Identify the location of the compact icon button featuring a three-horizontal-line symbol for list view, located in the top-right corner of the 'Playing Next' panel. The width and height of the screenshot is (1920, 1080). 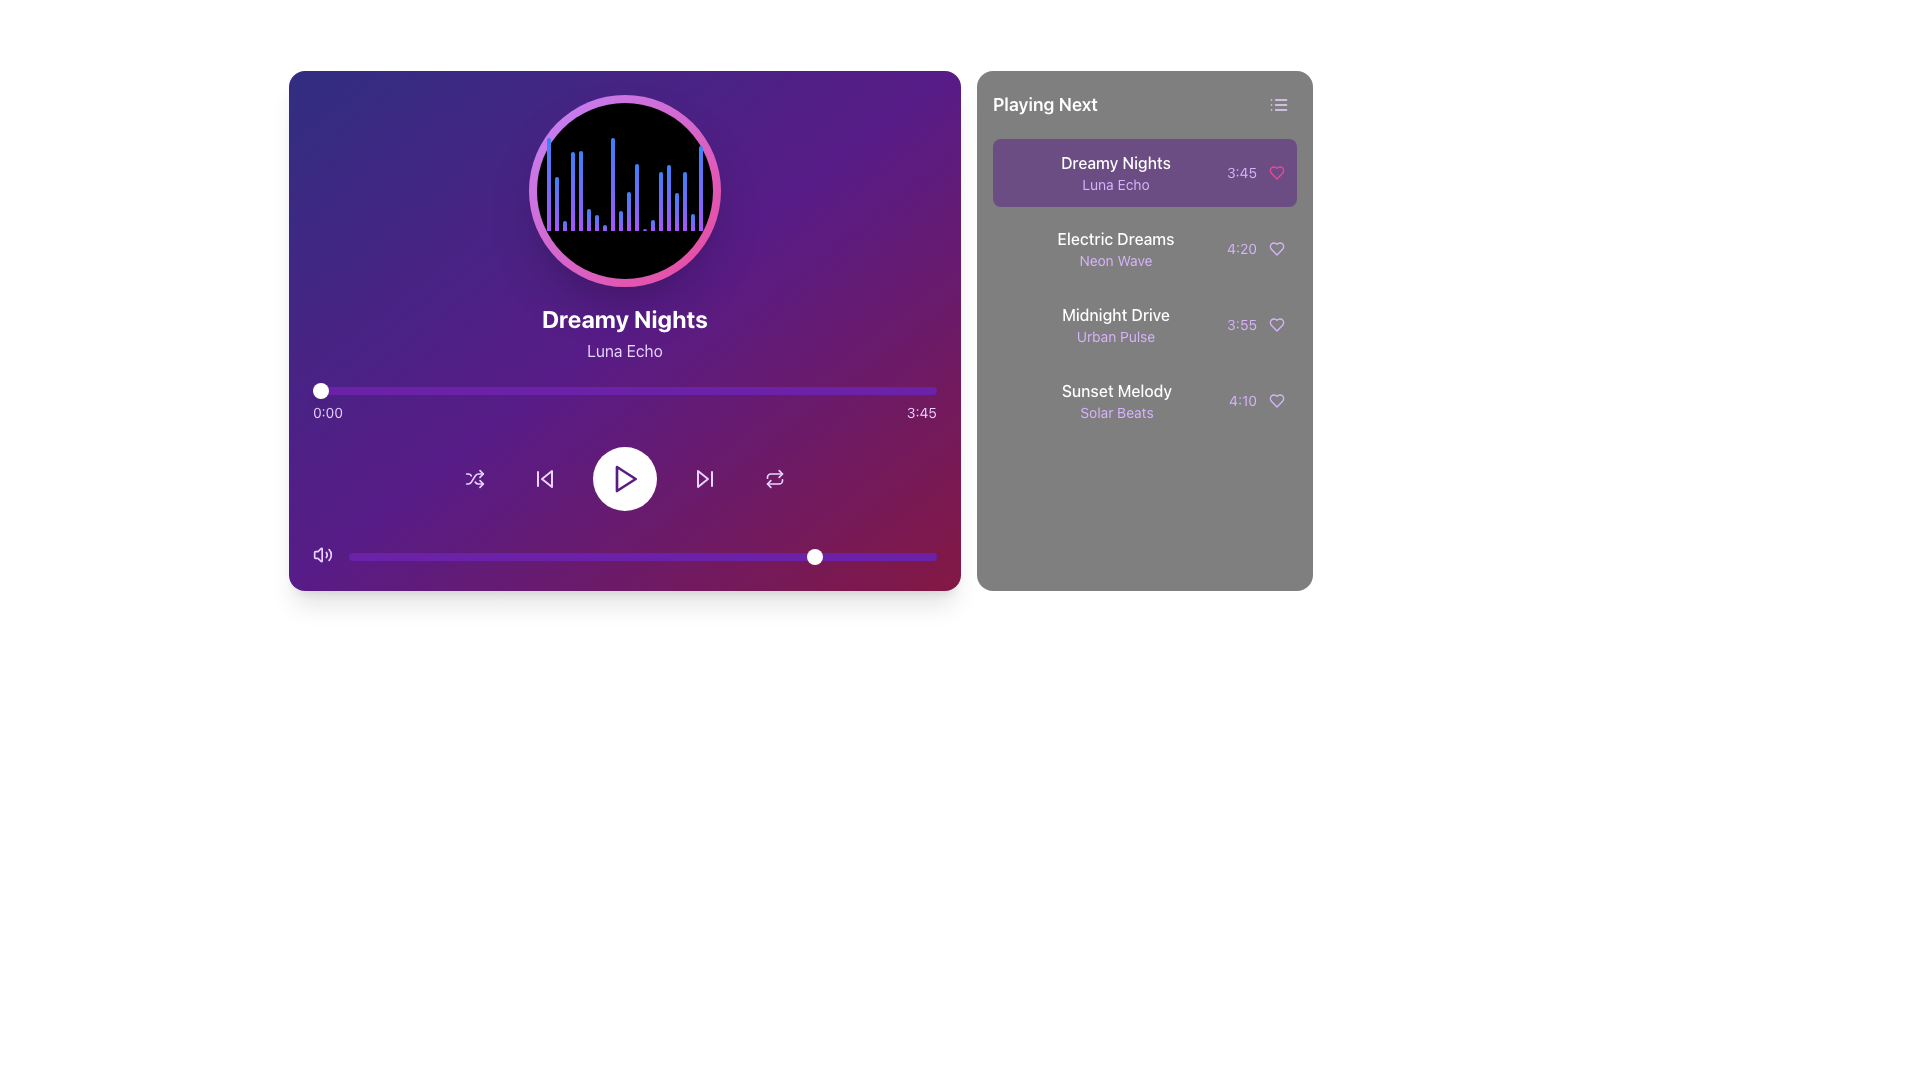
(1277, 104).